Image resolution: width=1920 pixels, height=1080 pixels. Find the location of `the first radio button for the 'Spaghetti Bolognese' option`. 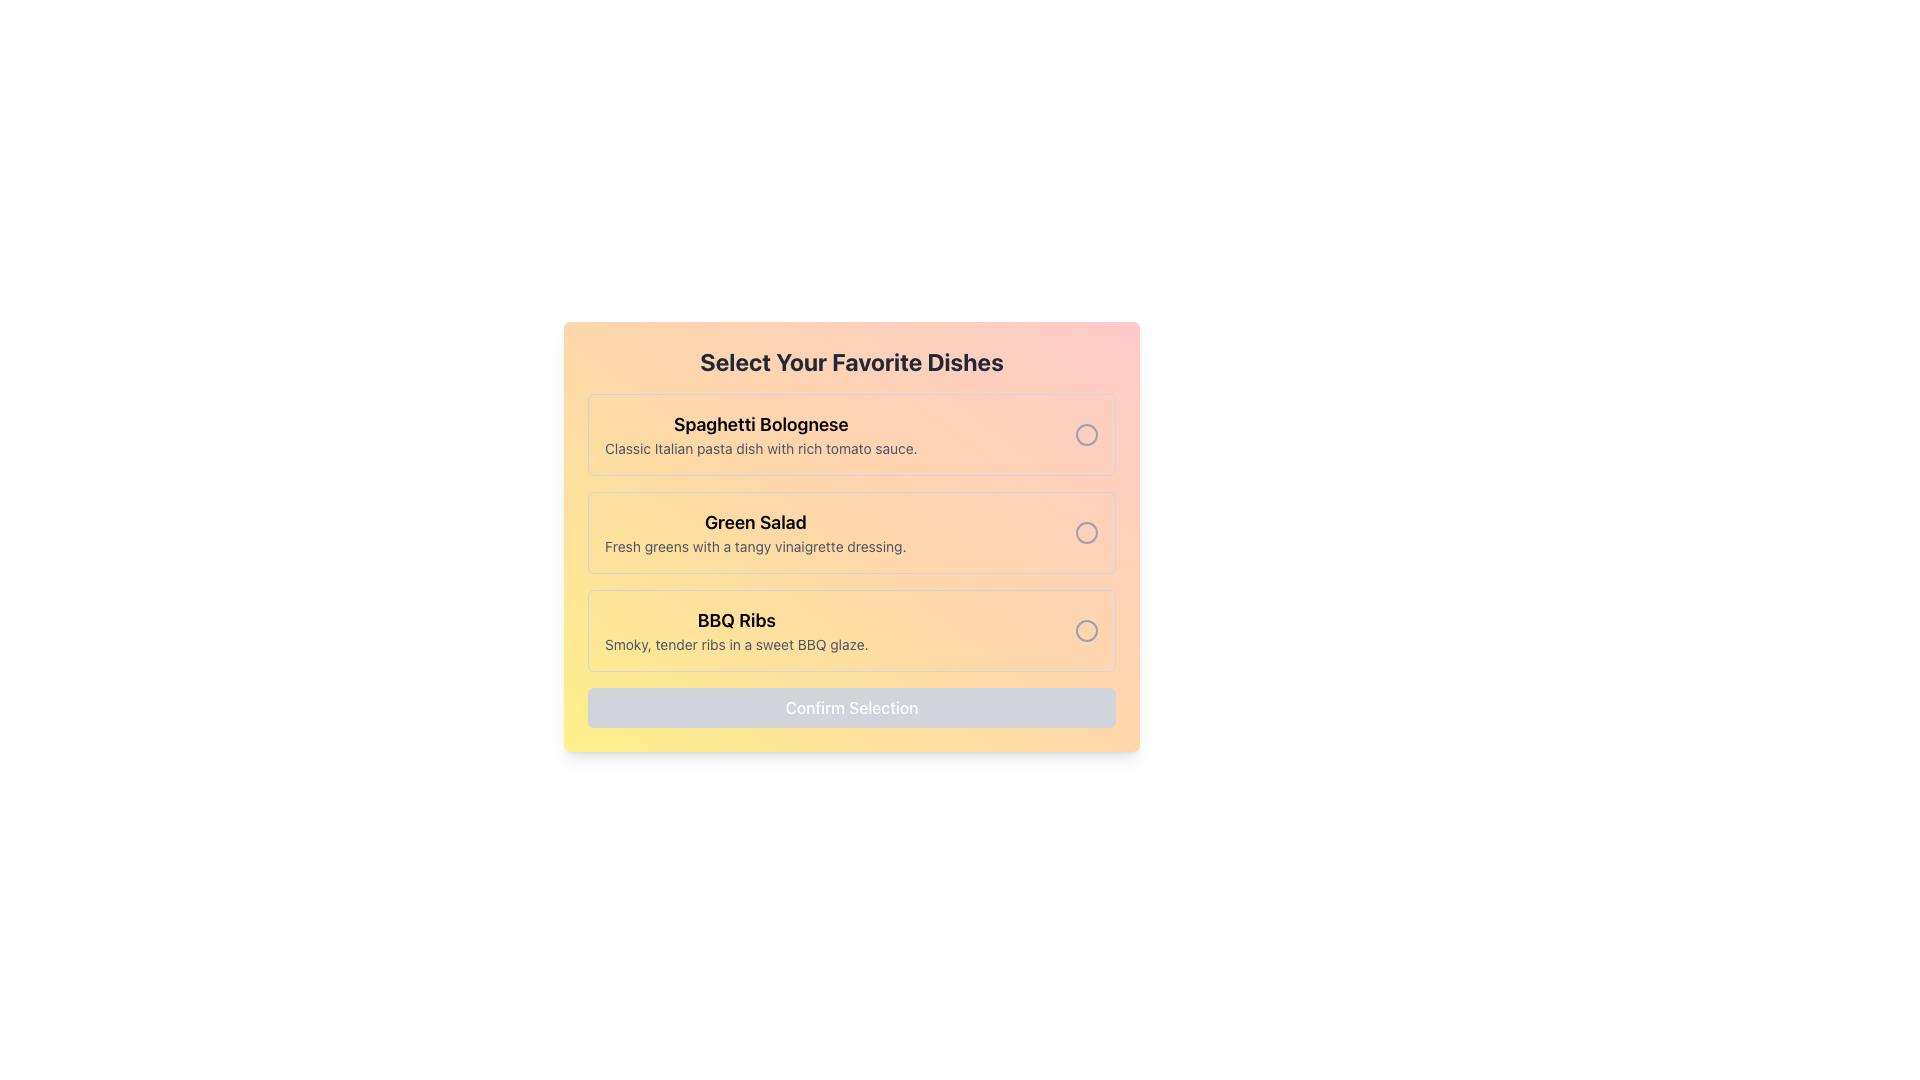

the first radio button for the 'Spaghetti Bolognese' option is located at coordinates (1085, 434).